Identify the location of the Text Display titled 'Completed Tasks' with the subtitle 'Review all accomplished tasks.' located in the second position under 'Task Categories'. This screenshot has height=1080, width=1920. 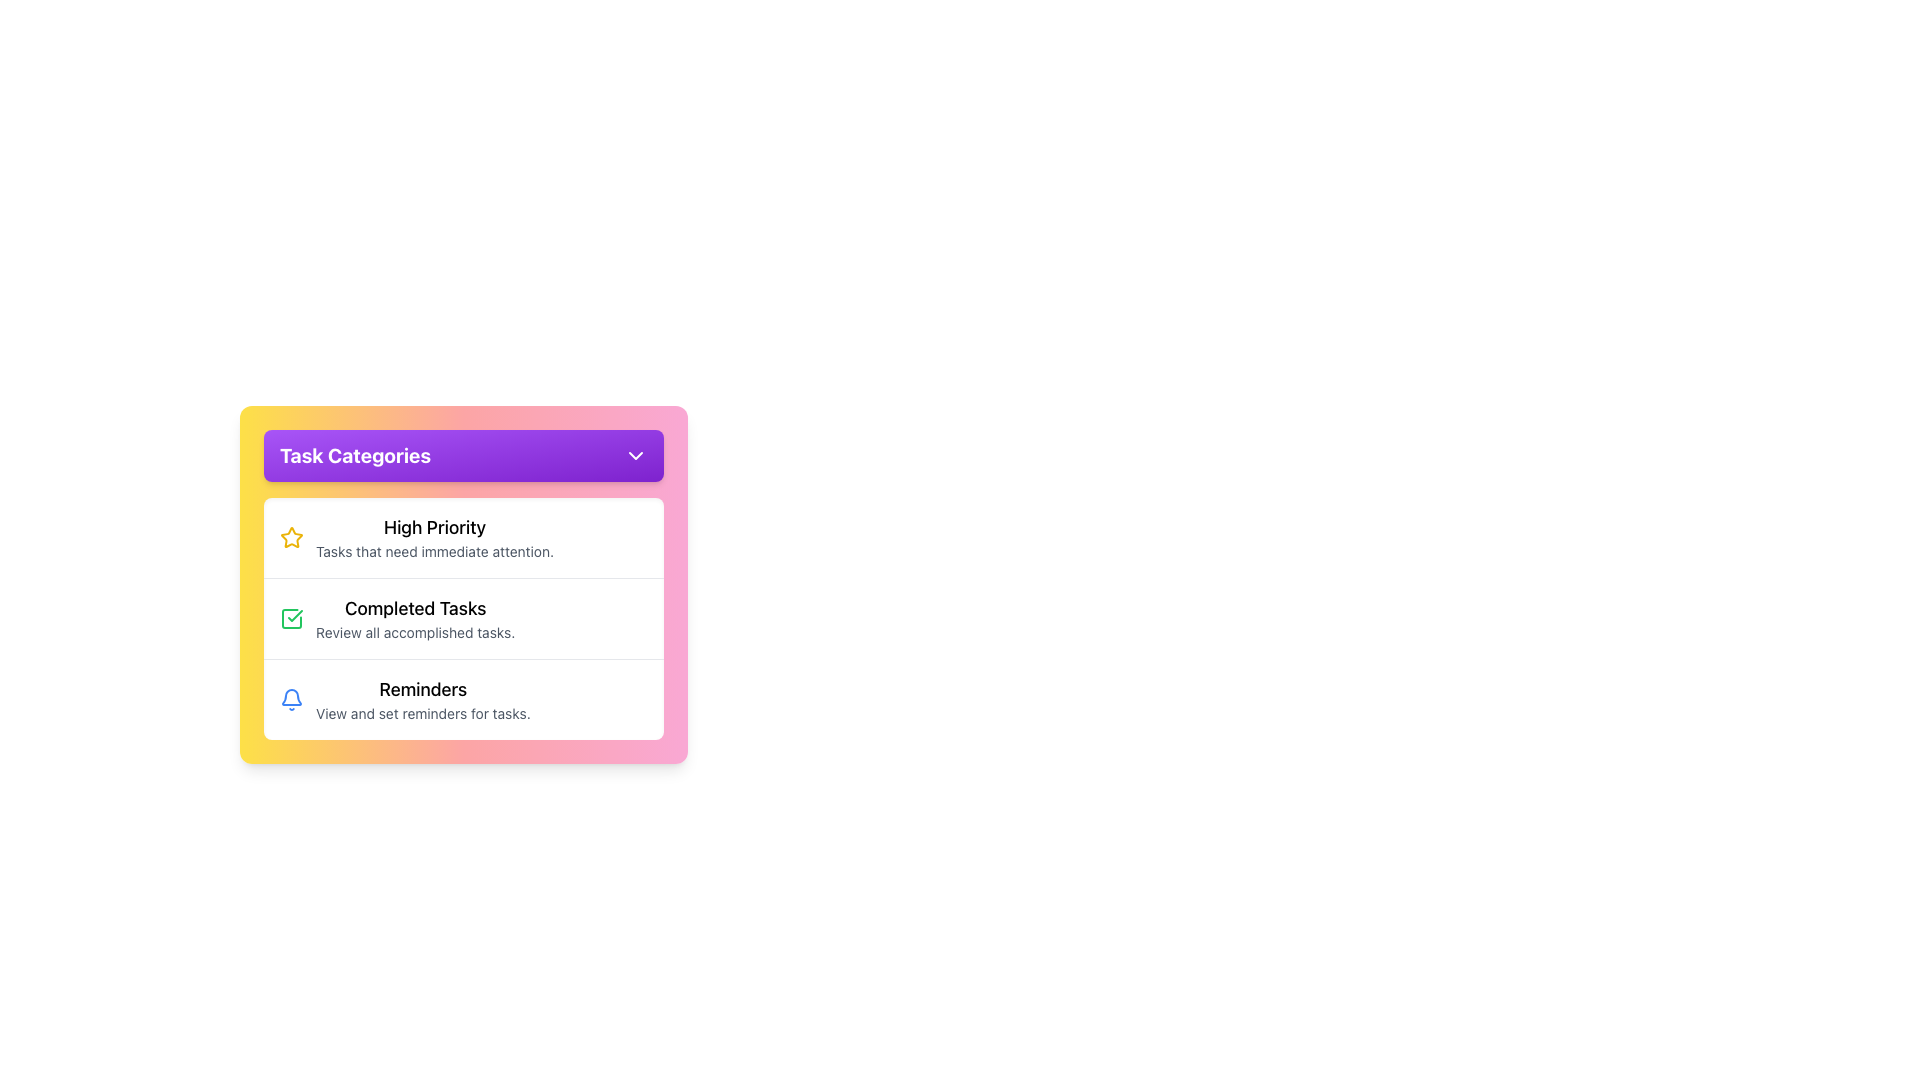
(414, 617).